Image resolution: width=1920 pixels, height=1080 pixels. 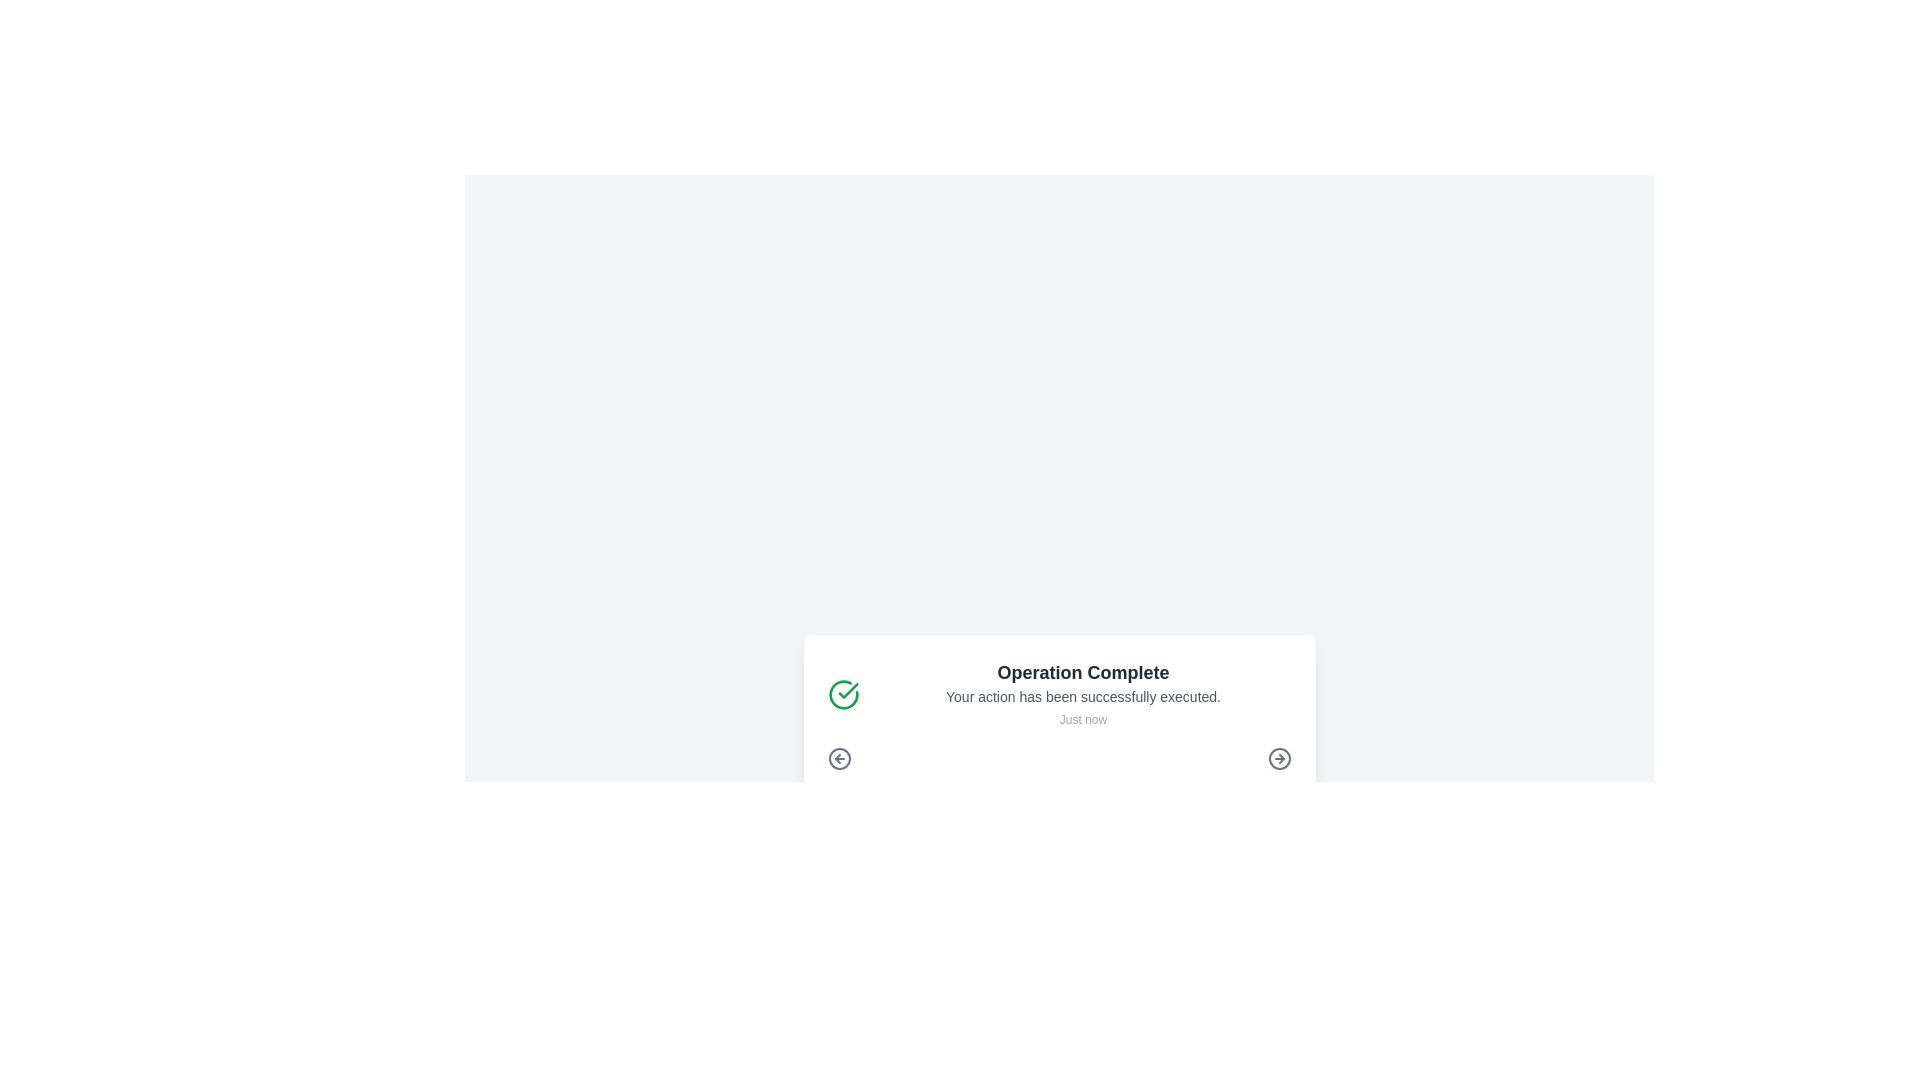 I want to click on the circular graphical element with a centered dot located in the bottom-right corner of the 'Operation Complete' dialog box, so click(x=1278, y=759).